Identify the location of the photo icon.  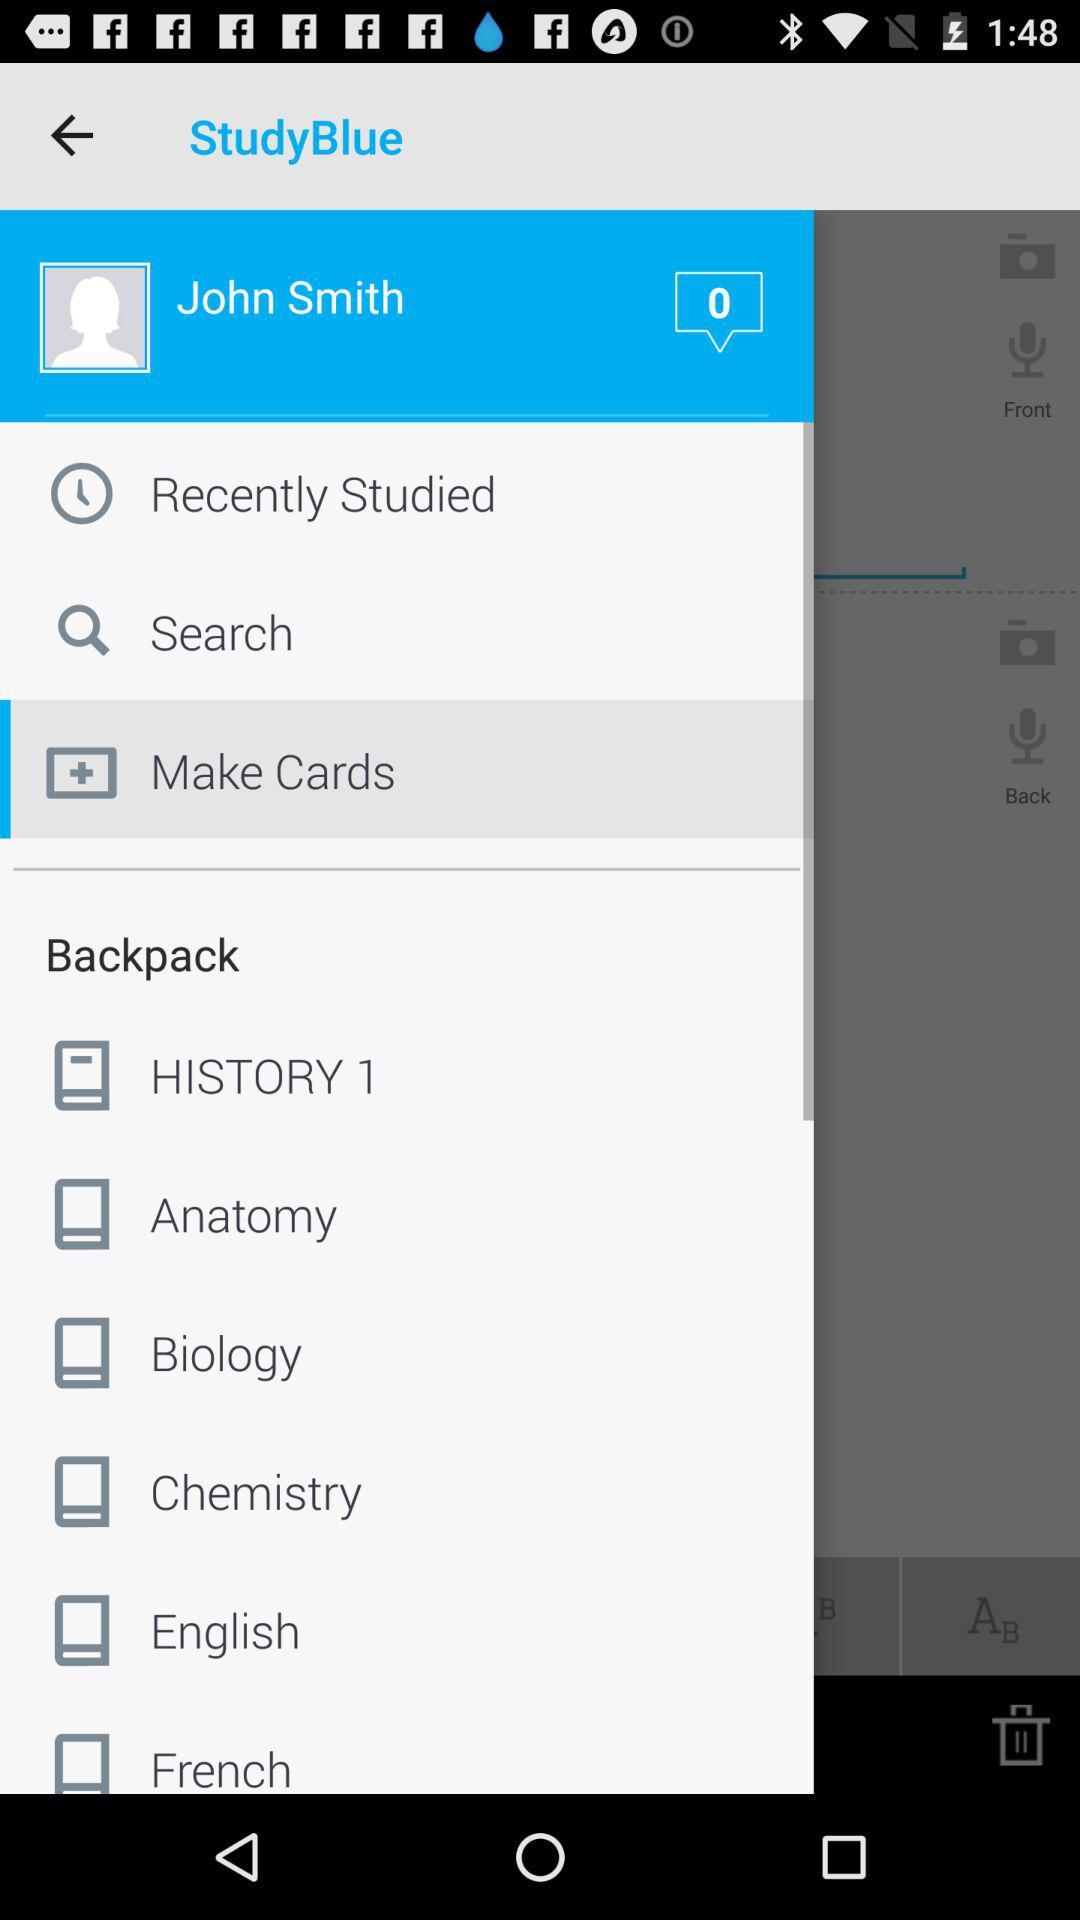
(1027, 687).